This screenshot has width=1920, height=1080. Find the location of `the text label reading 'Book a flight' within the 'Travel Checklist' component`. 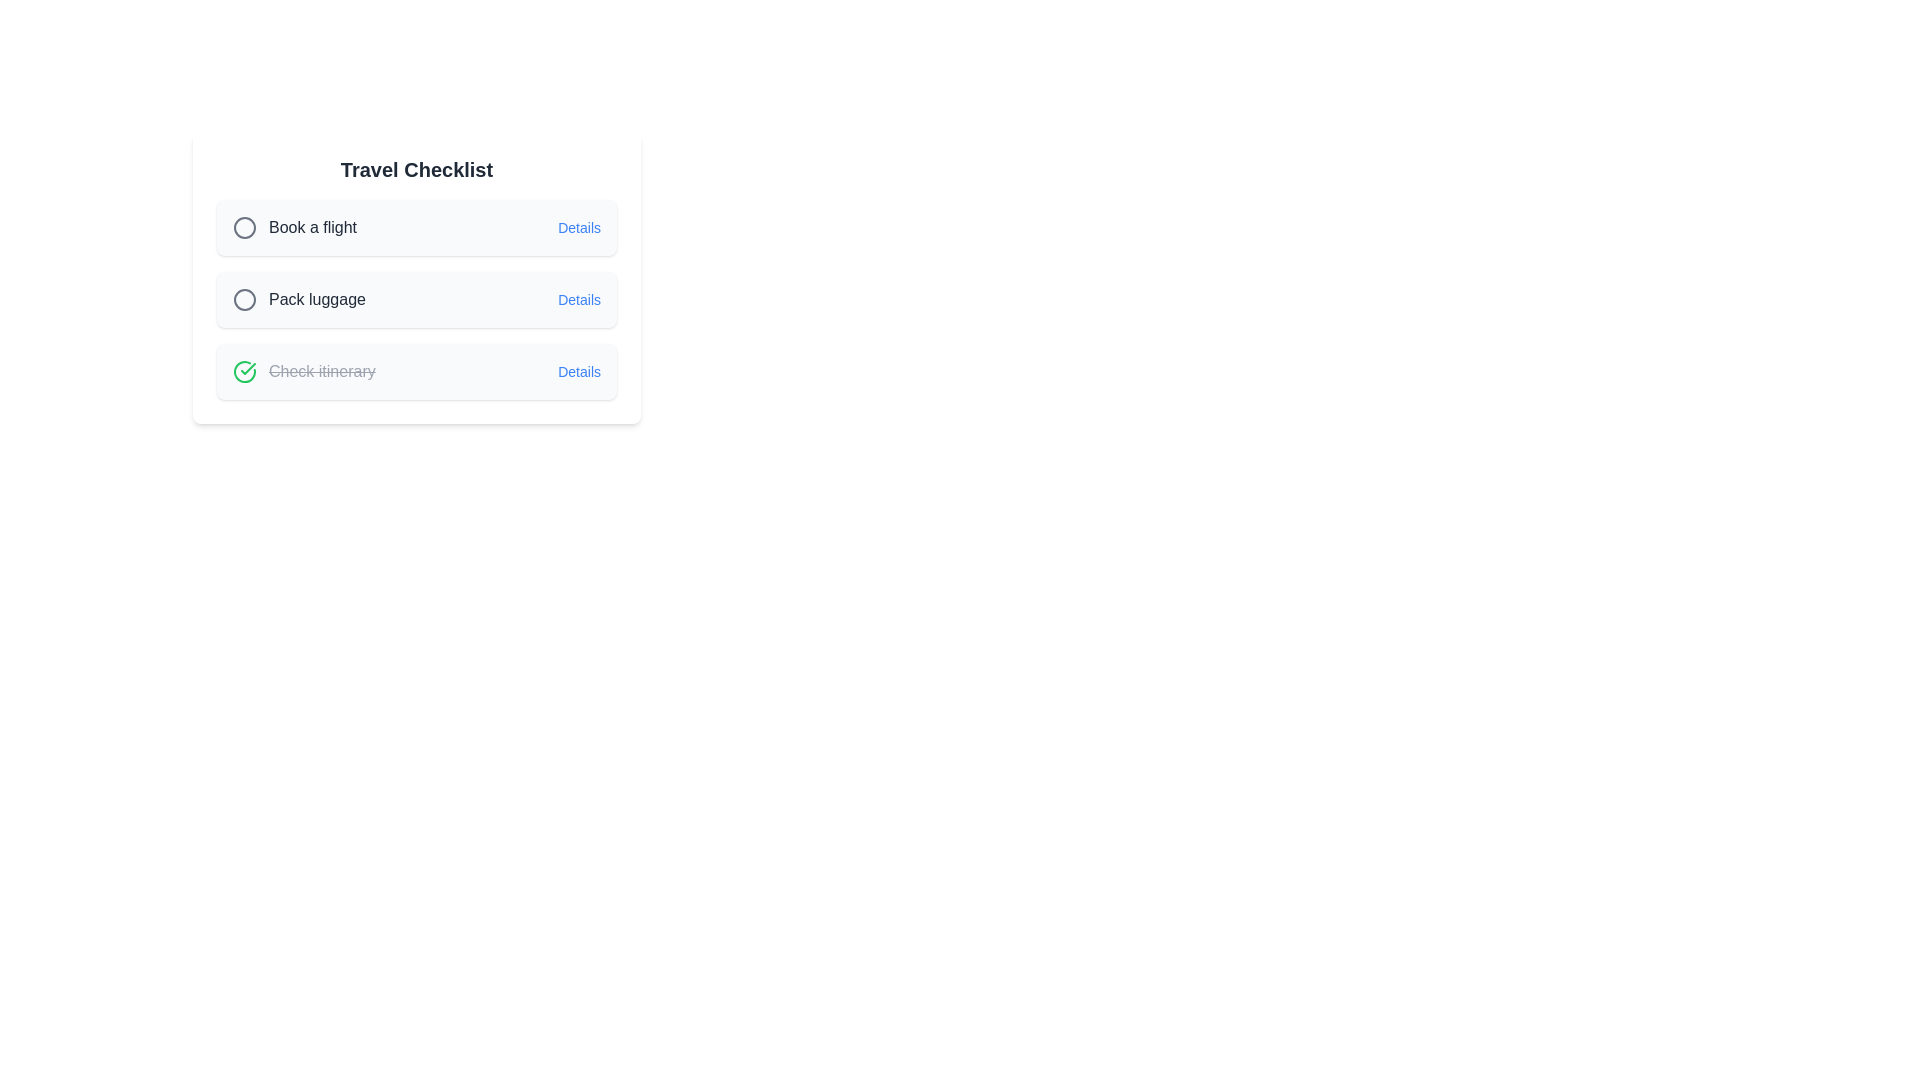

the text label reading 'Book a flight' within the 'Travel Checklist' component is located at coordinates (311, 226).